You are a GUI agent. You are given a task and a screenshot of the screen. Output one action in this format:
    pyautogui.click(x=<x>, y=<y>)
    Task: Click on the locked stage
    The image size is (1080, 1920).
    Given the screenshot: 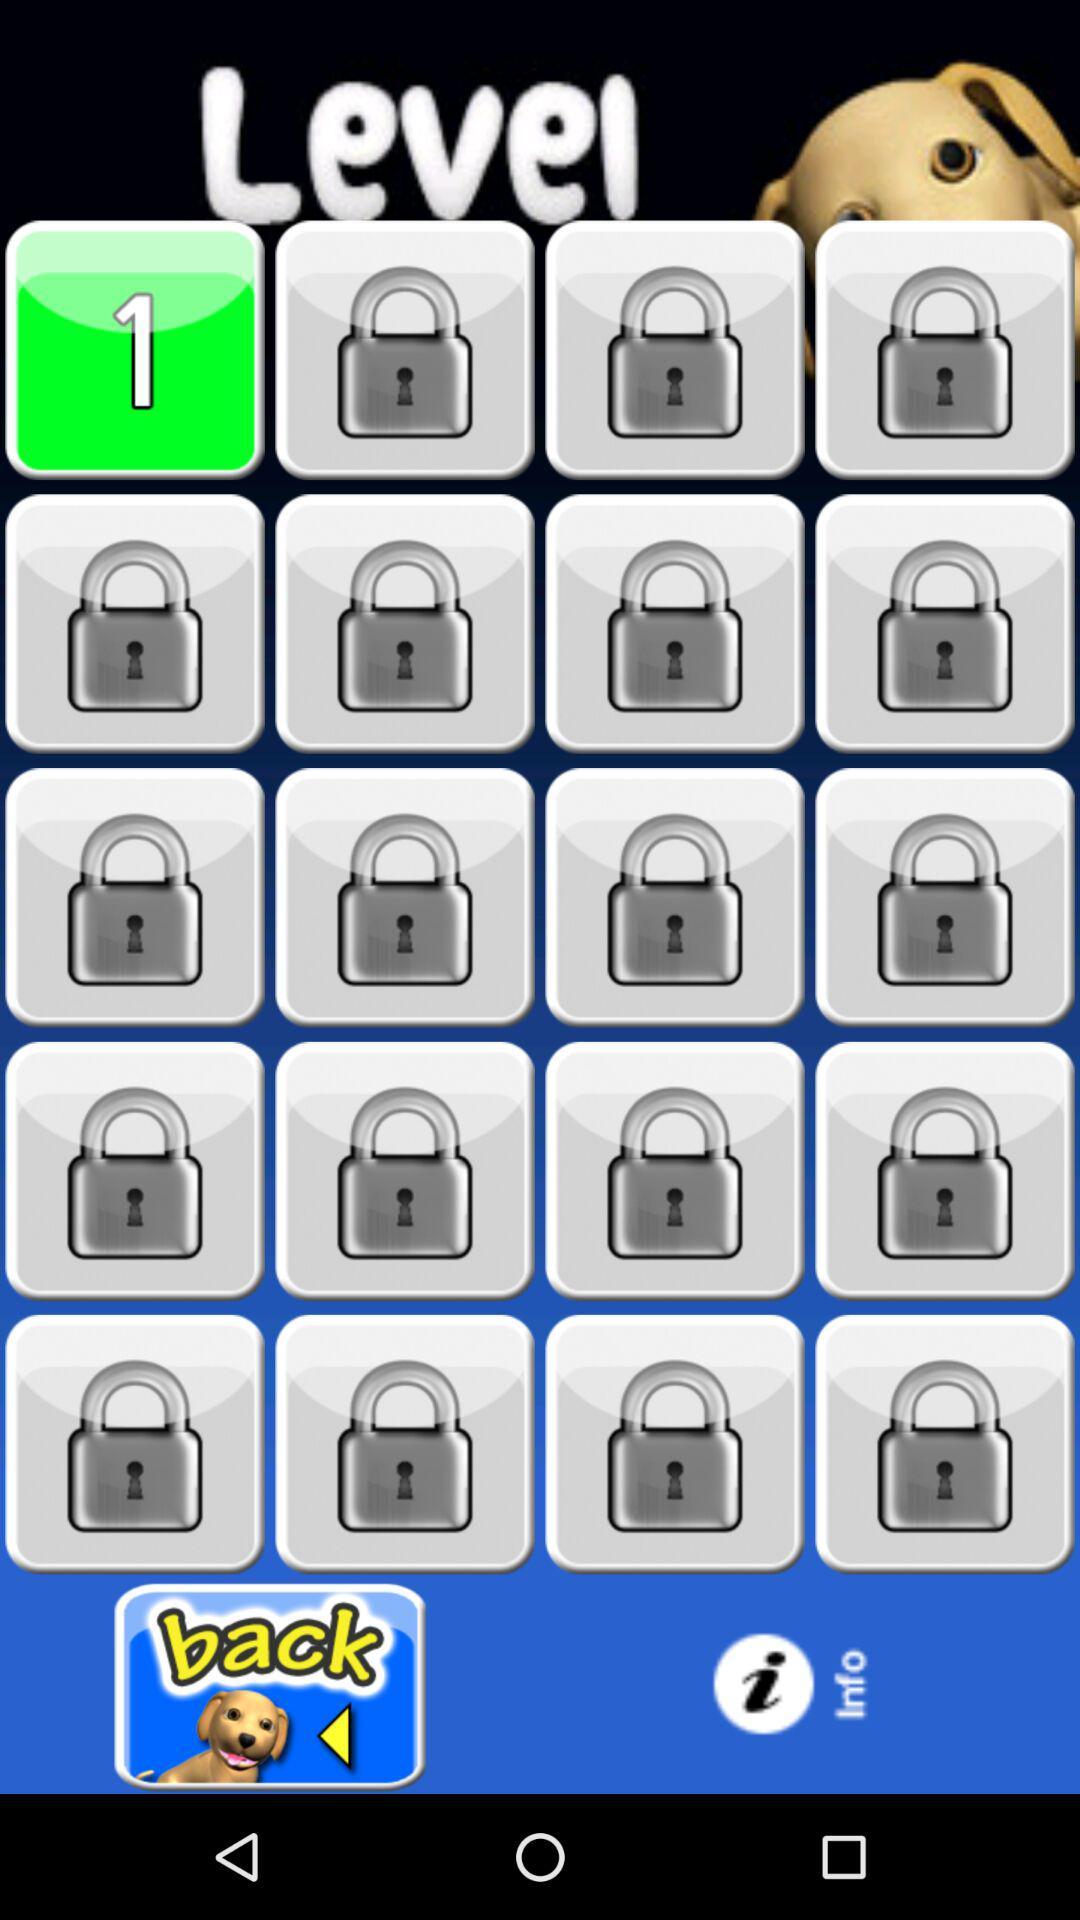 What is the action you would take?
    pyautogui.click(x=945, y=1171)
    